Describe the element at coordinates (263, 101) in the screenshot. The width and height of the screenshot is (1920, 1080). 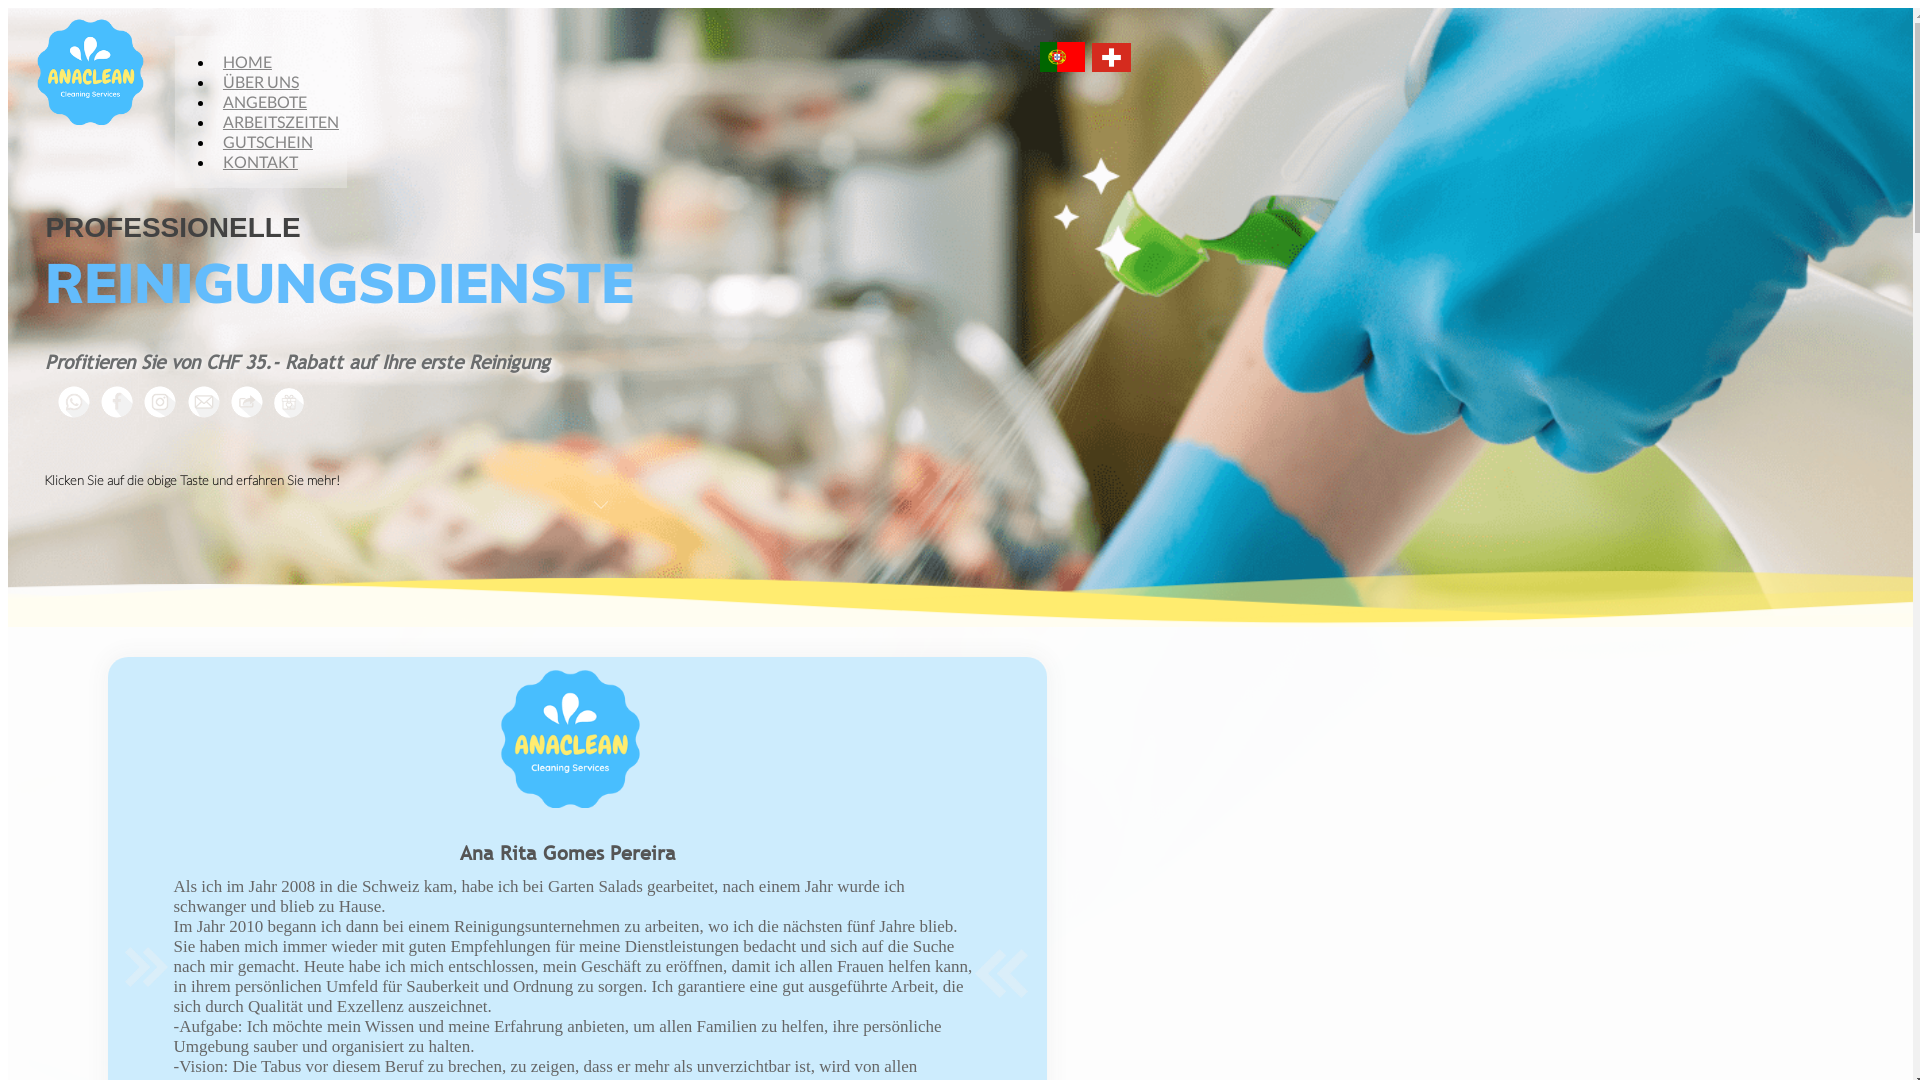
I see `'ANGEBOTE'` at that location.